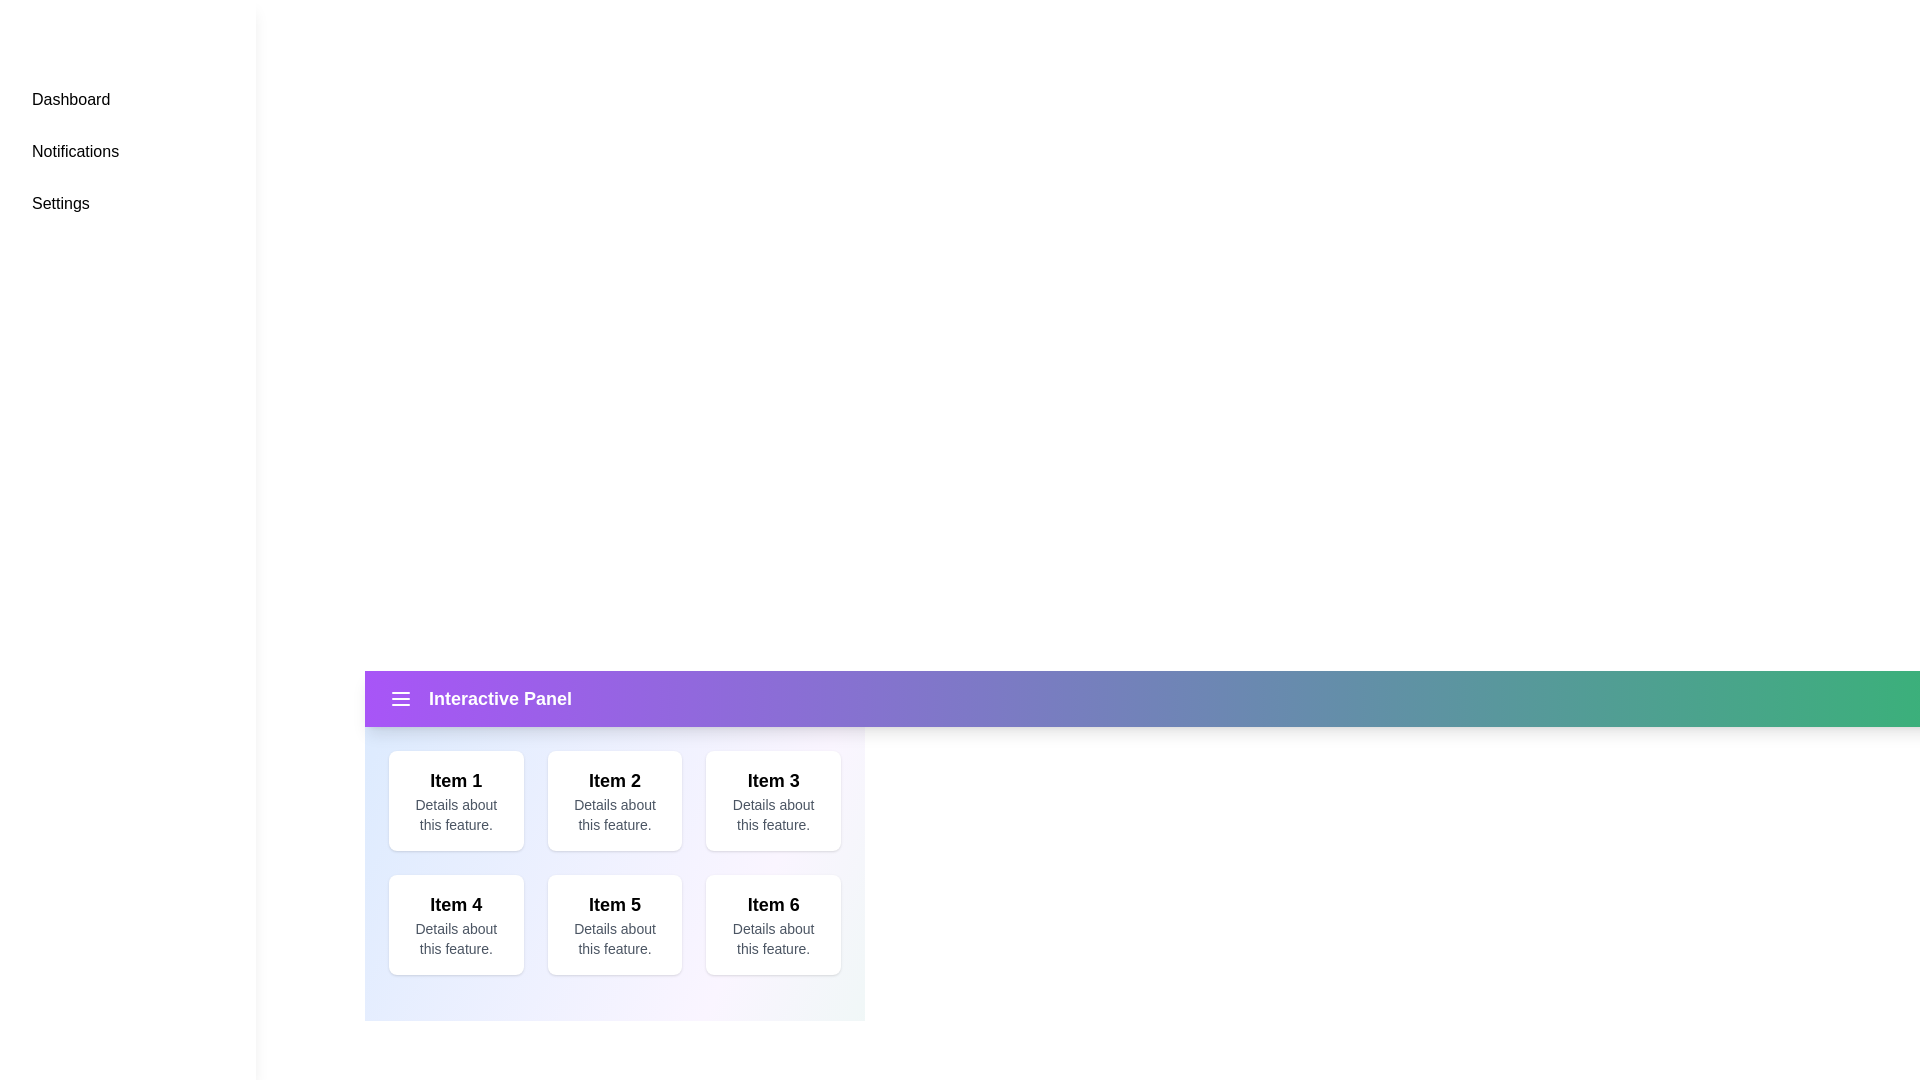  Describe the element at coordinates (455, 938) in the screenshot. I see `the descriptive text label 'Details about this feature.' styled in small gray font located below 'Item 4' in the fourth card of the grid layout under the 'Interactive Panel' heading` at that location.